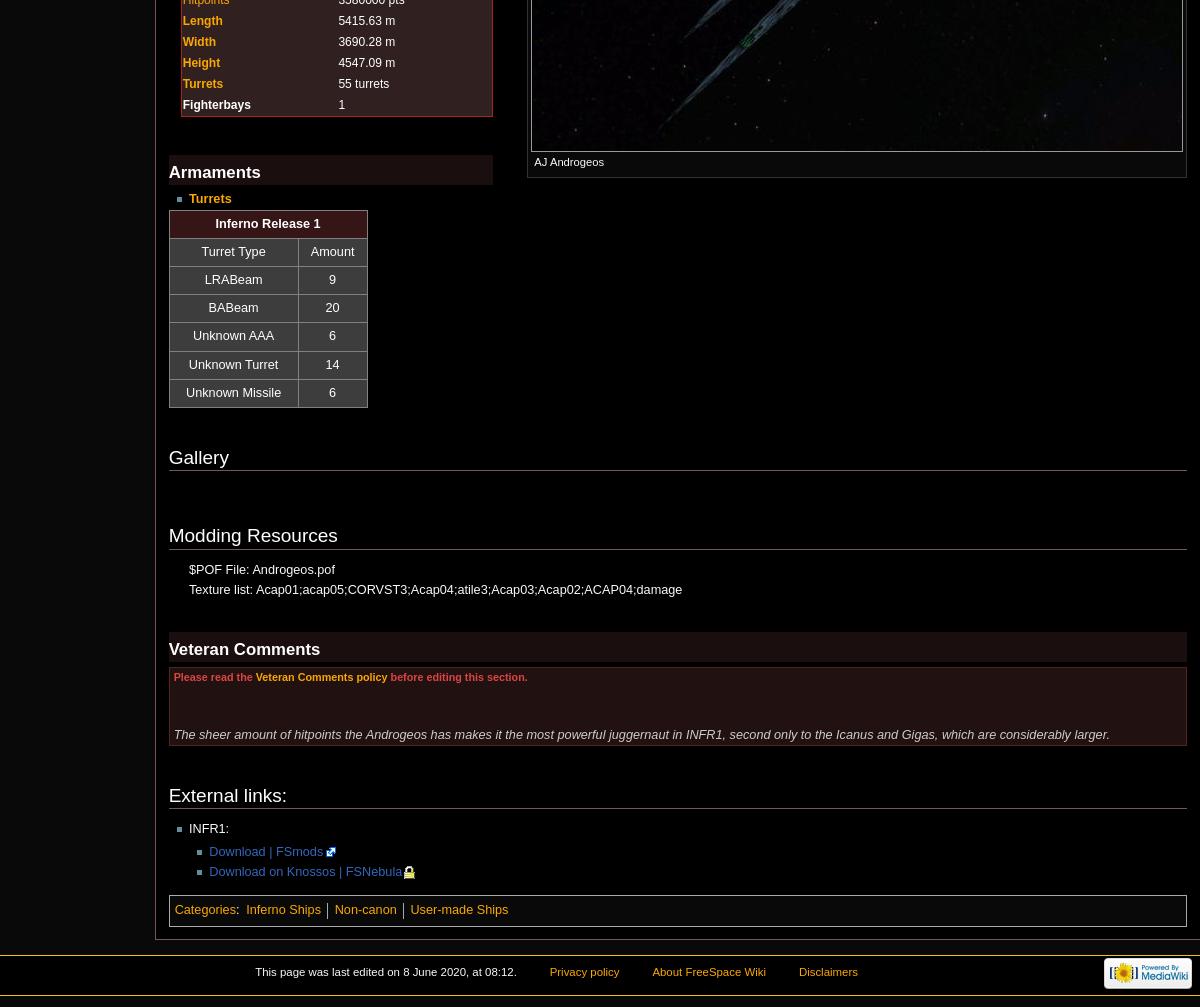  What do you see at coordinates (363, 83) in the screenshot?
I see `'55 turrets'` at bounding box center [363, 83].